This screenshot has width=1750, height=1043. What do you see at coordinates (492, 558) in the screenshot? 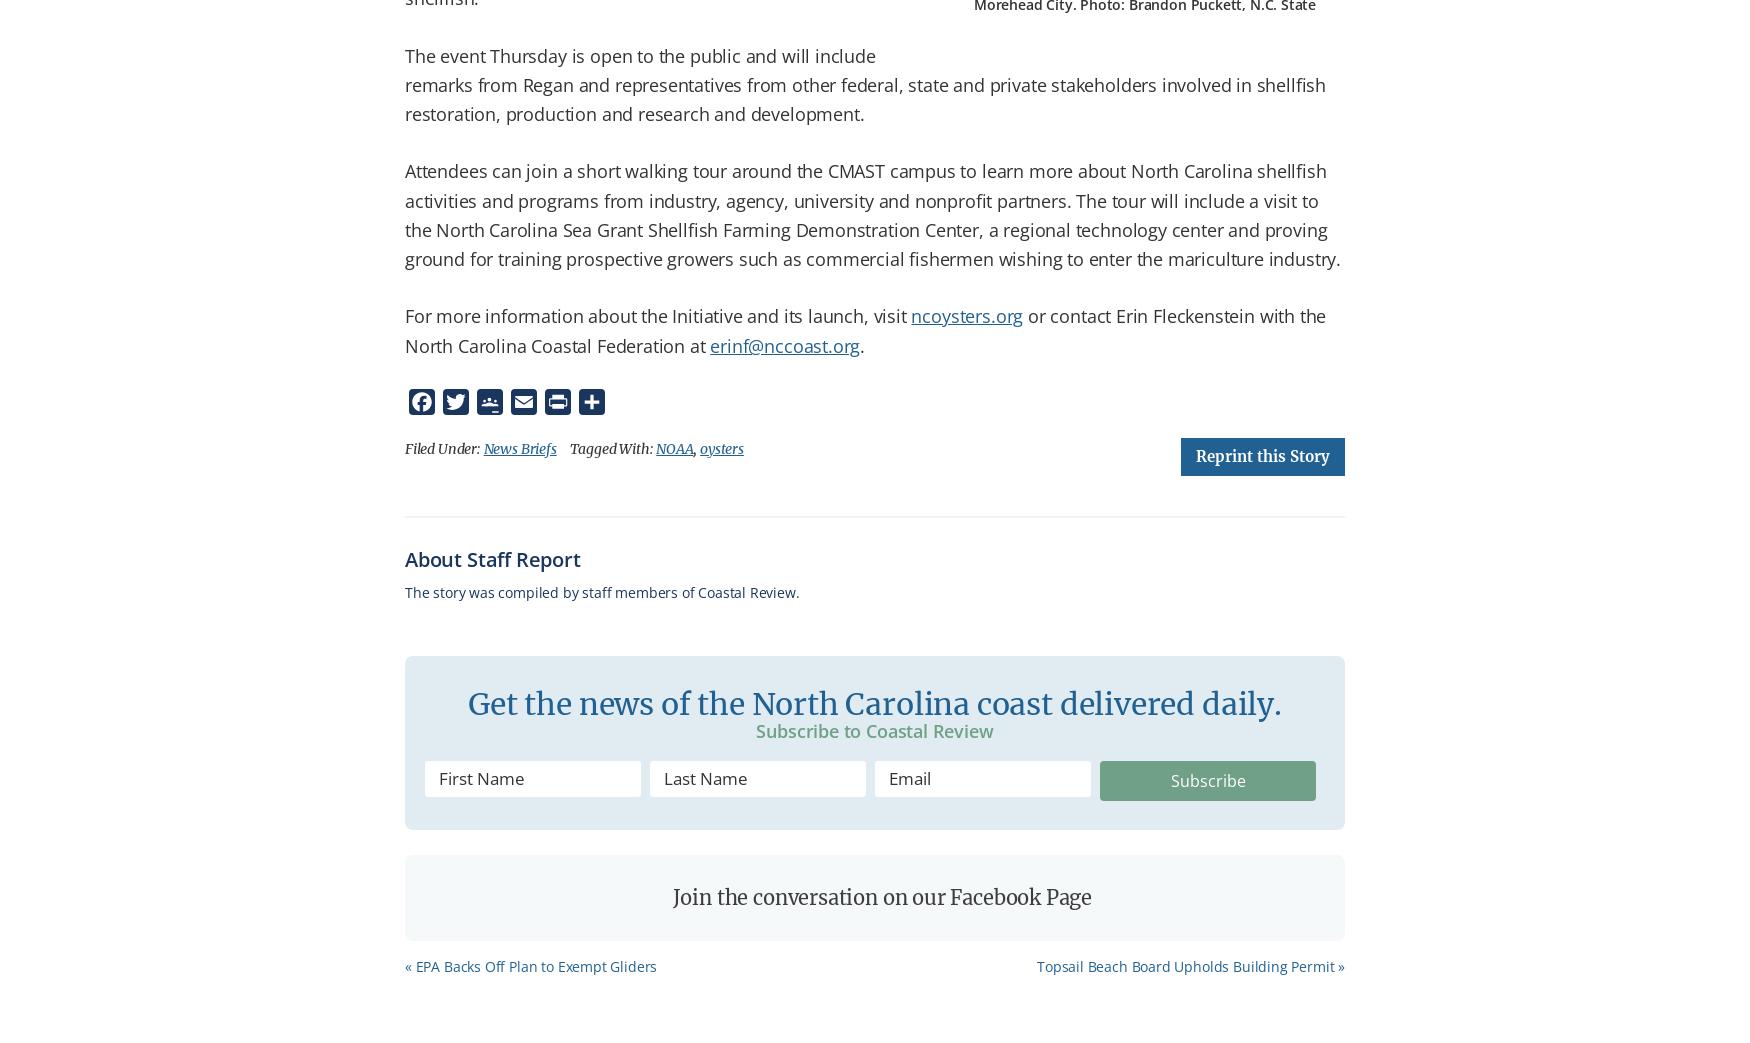
I see `'About Staff Report'` at bounding box center [492, 558].